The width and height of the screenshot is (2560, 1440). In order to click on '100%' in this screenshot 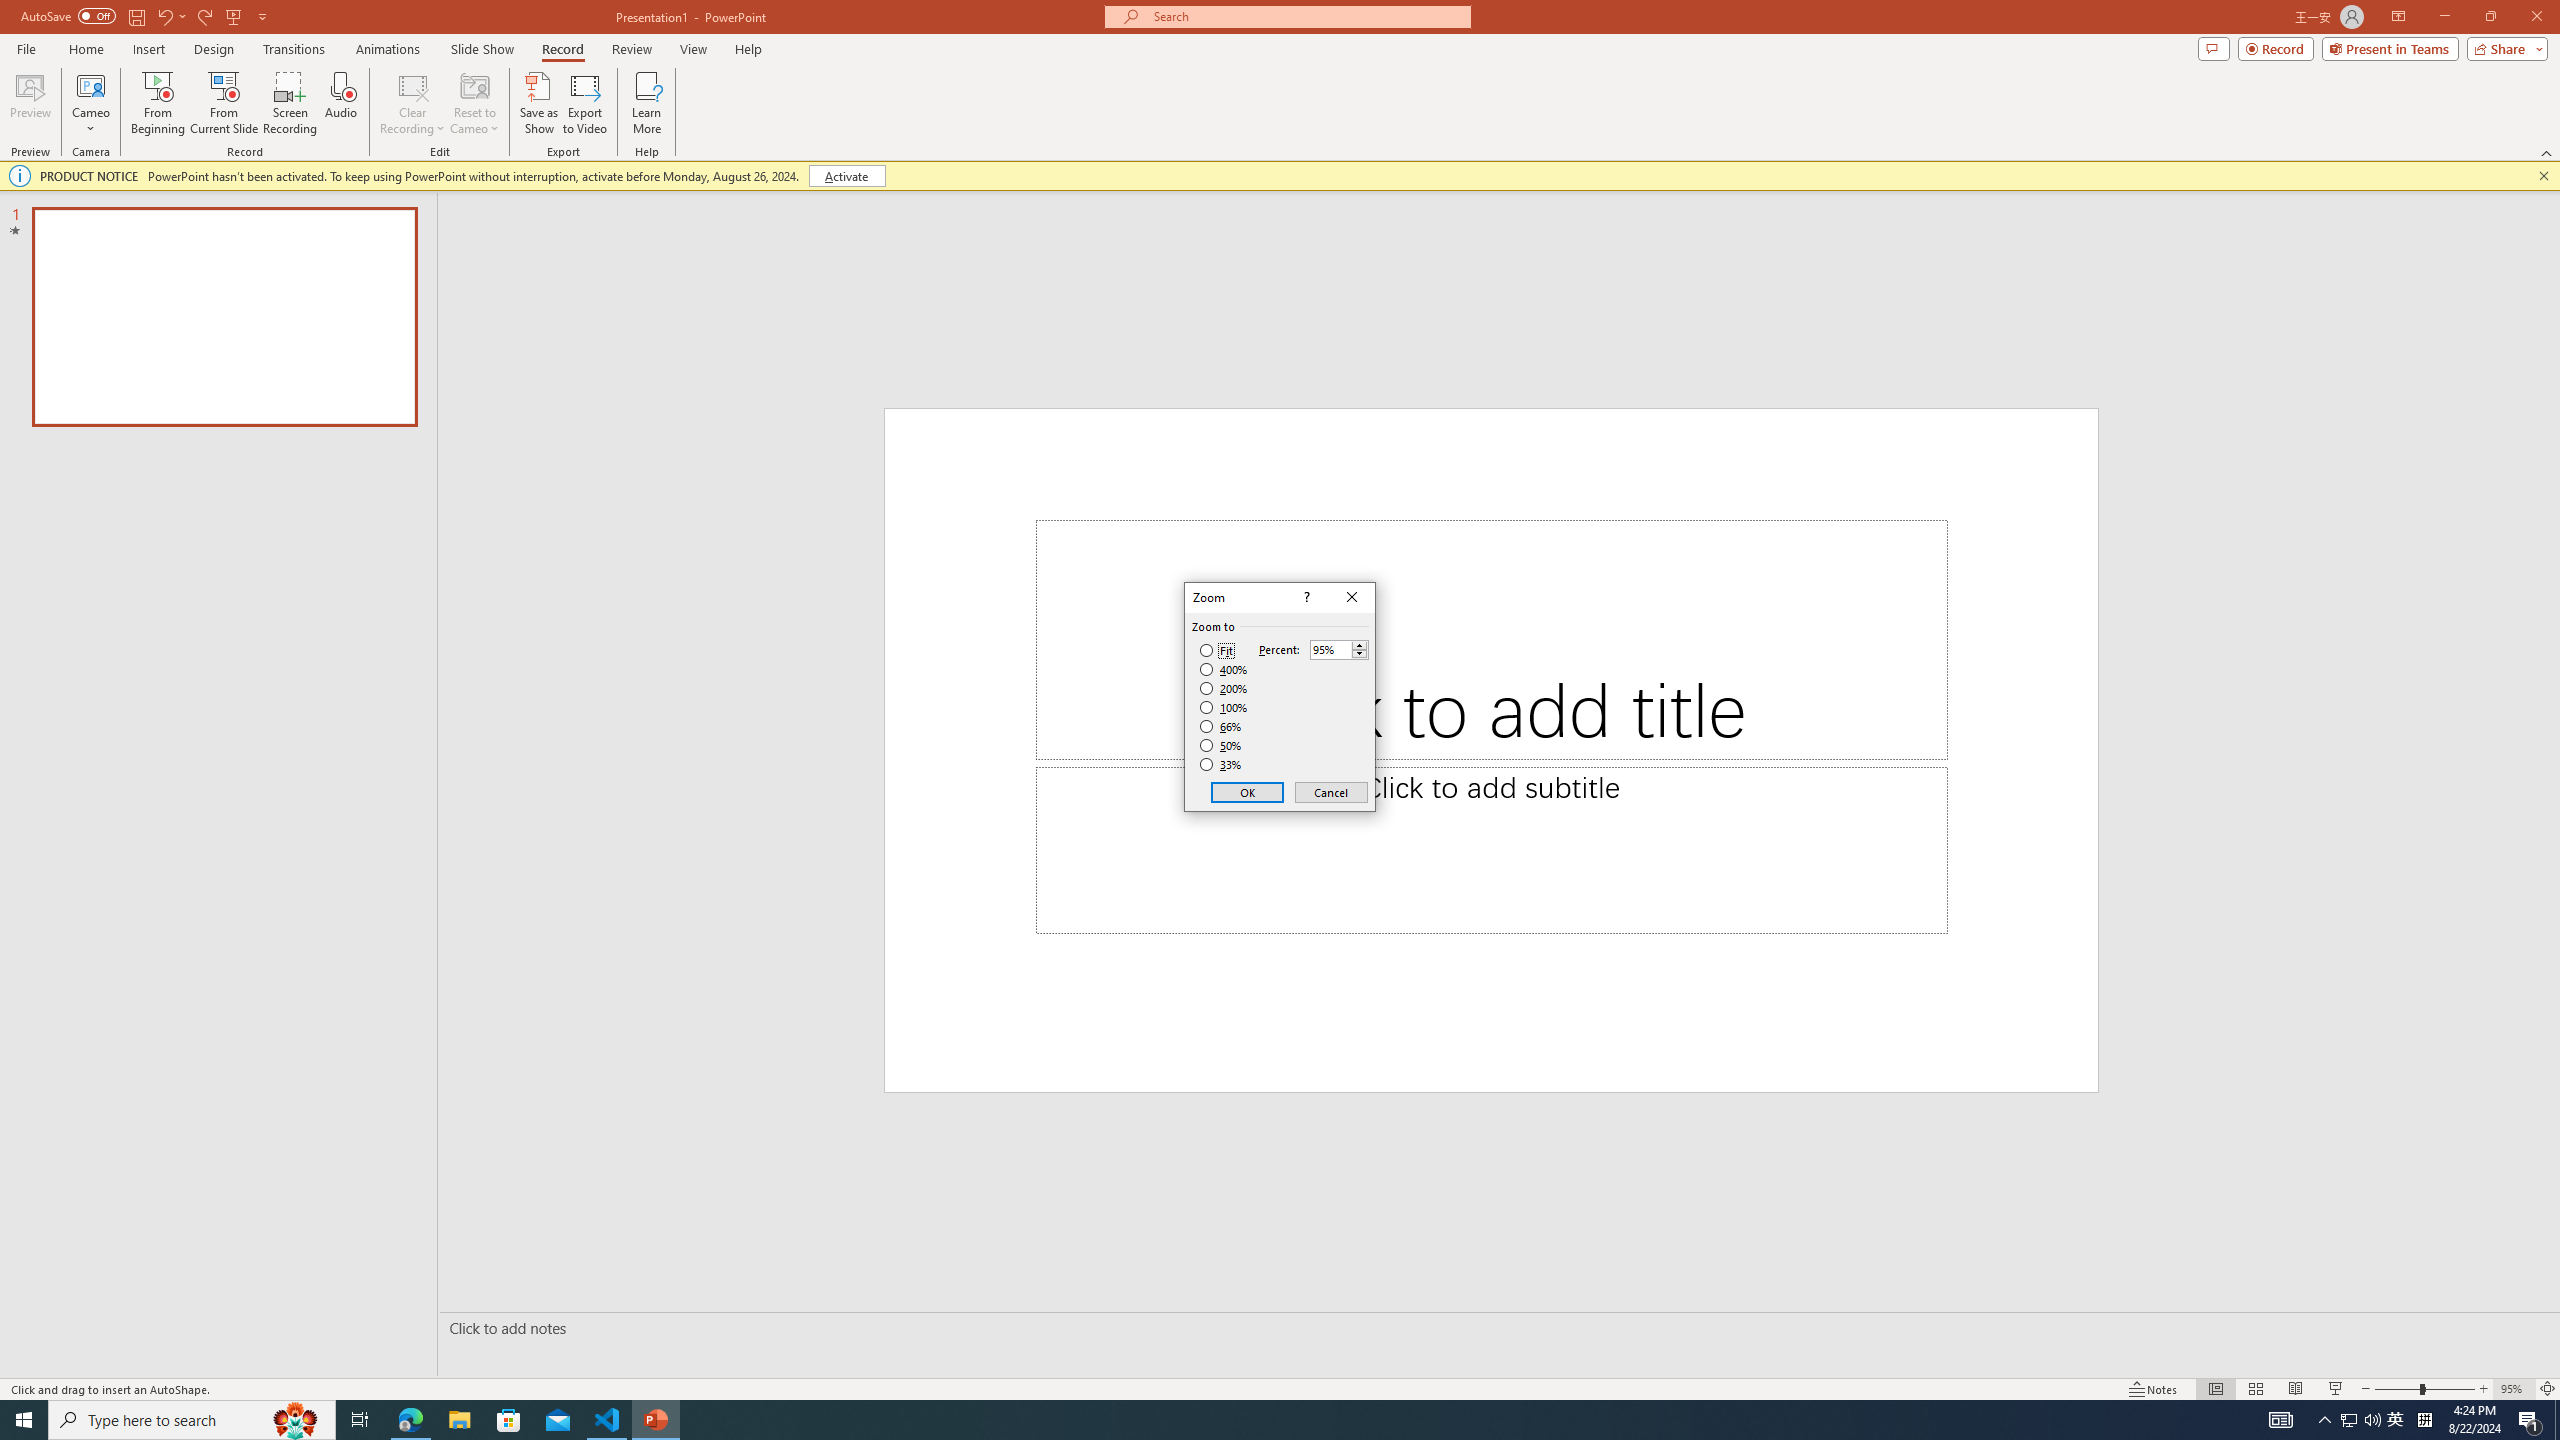, I will do `click(1223, 706)`.